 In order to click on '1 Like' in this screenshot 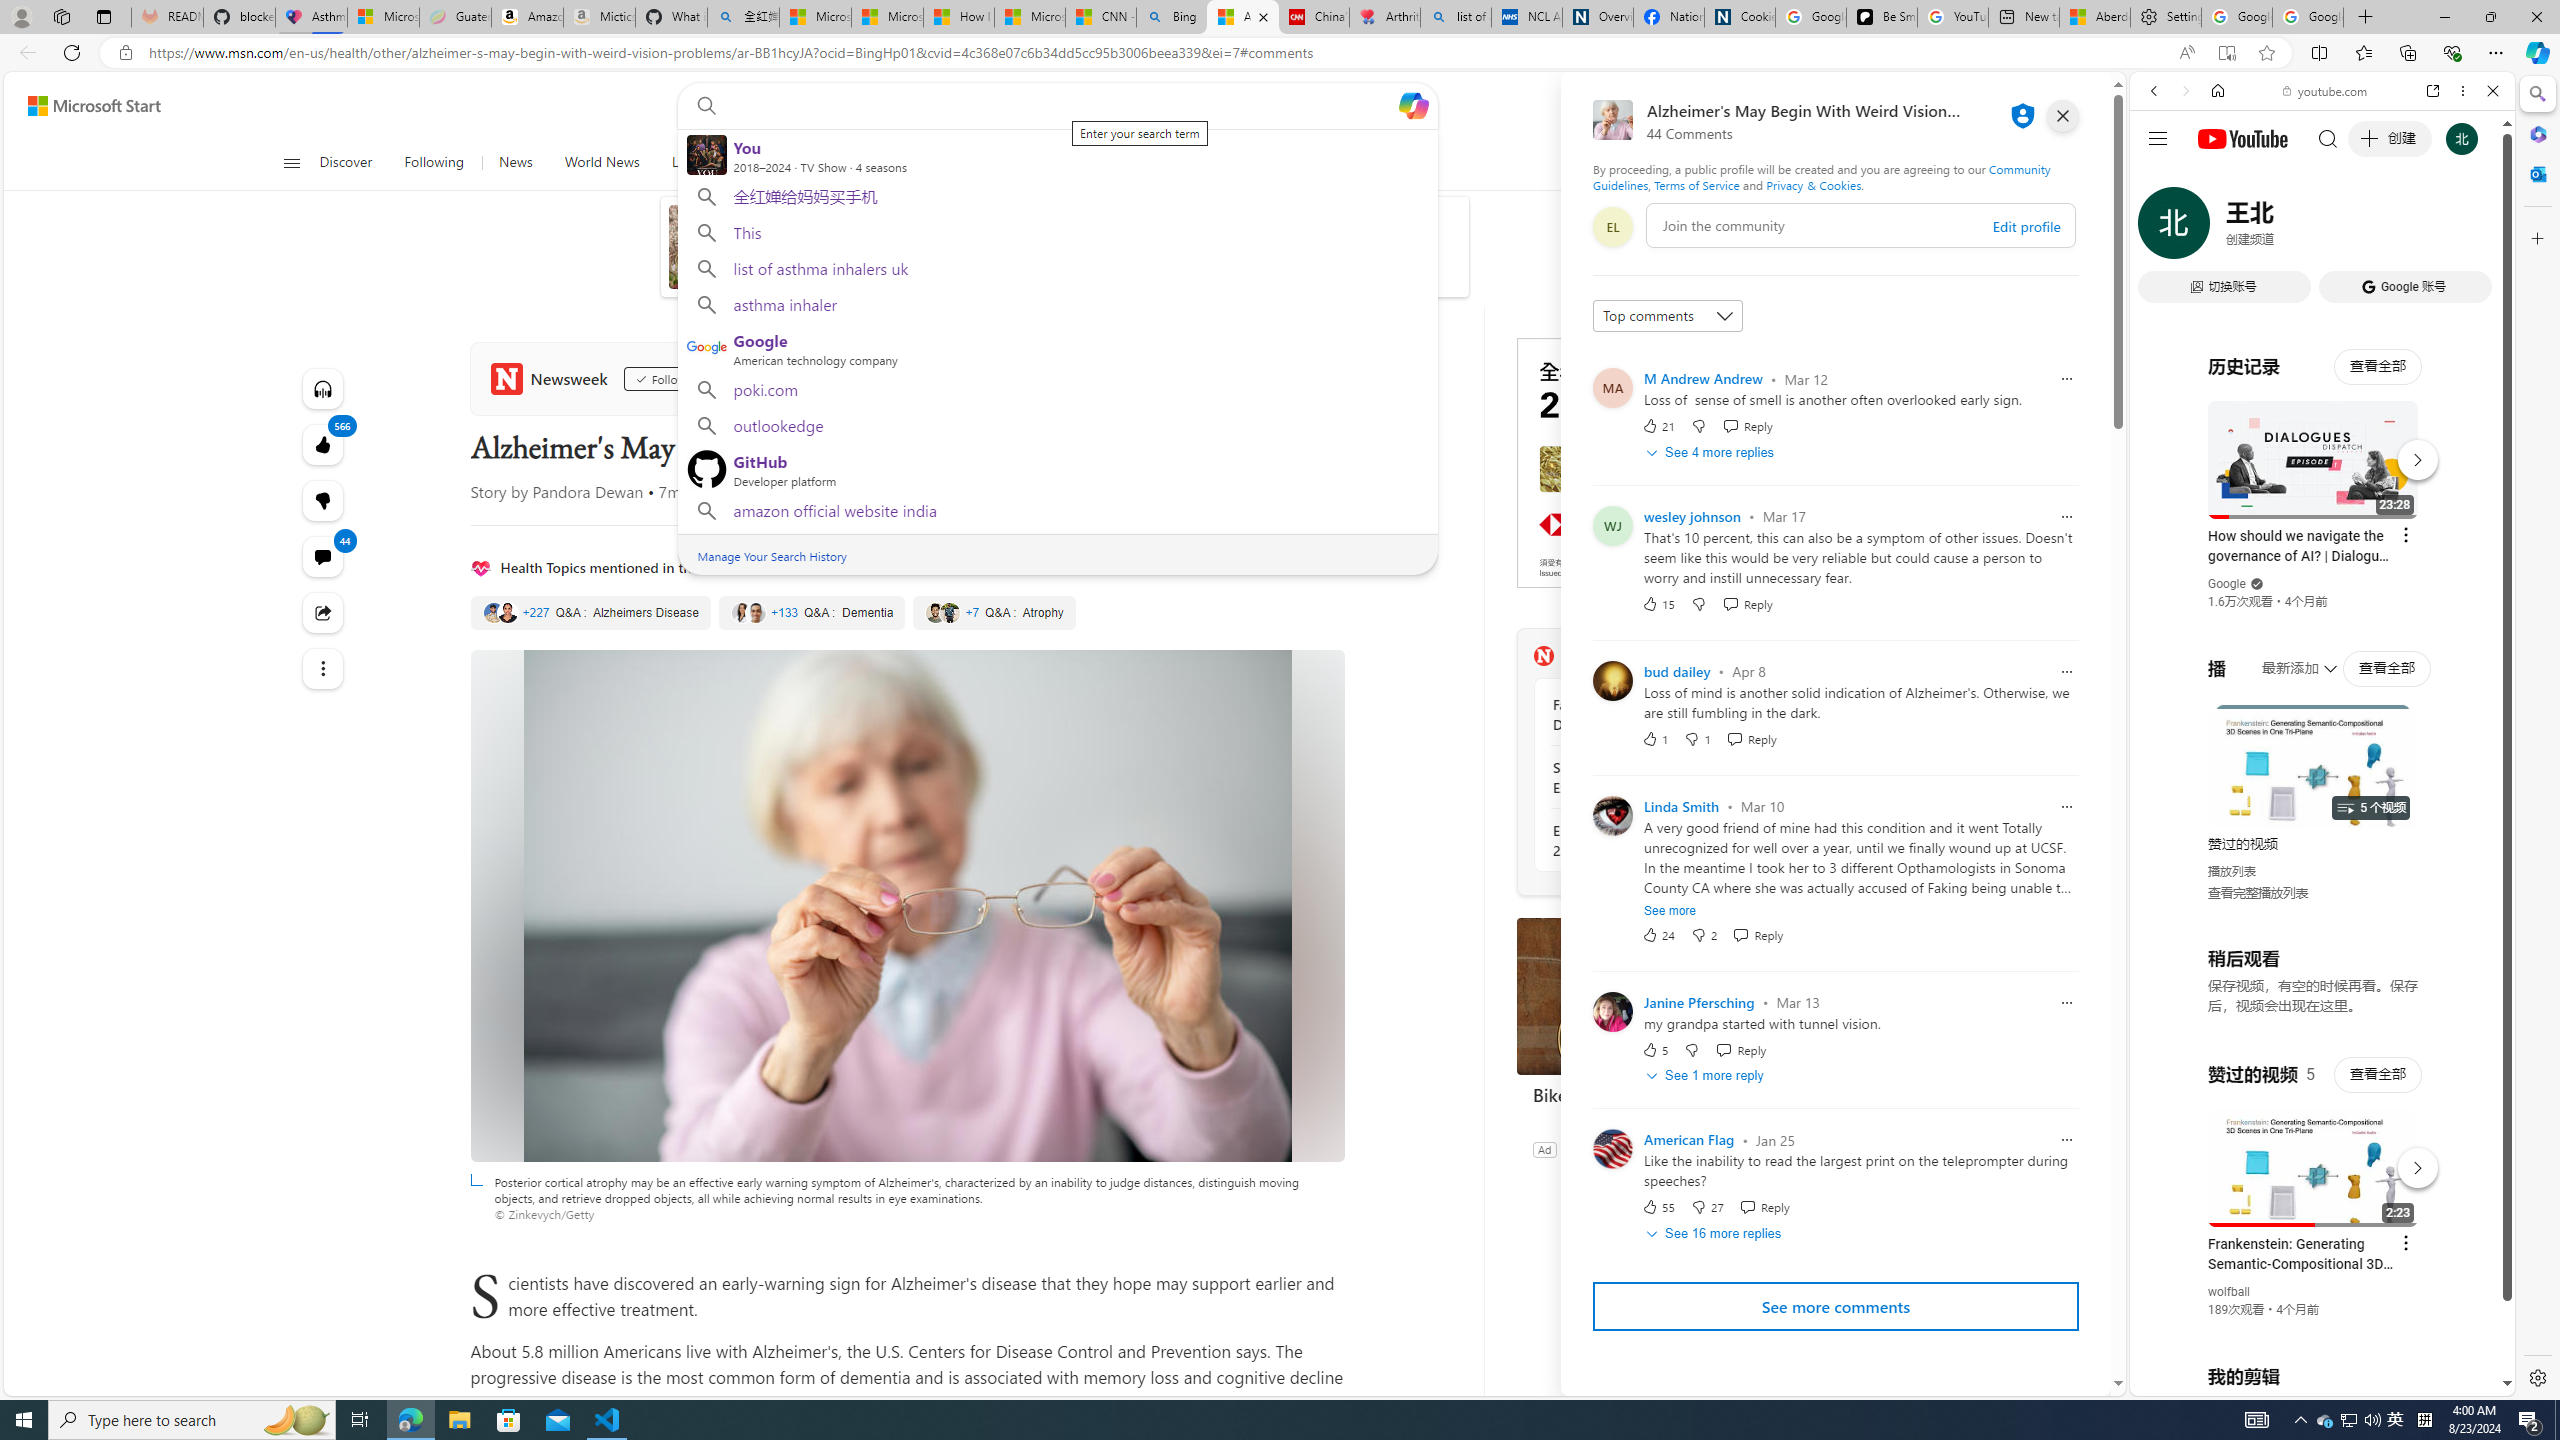, I will do `click(1655, 738)`.